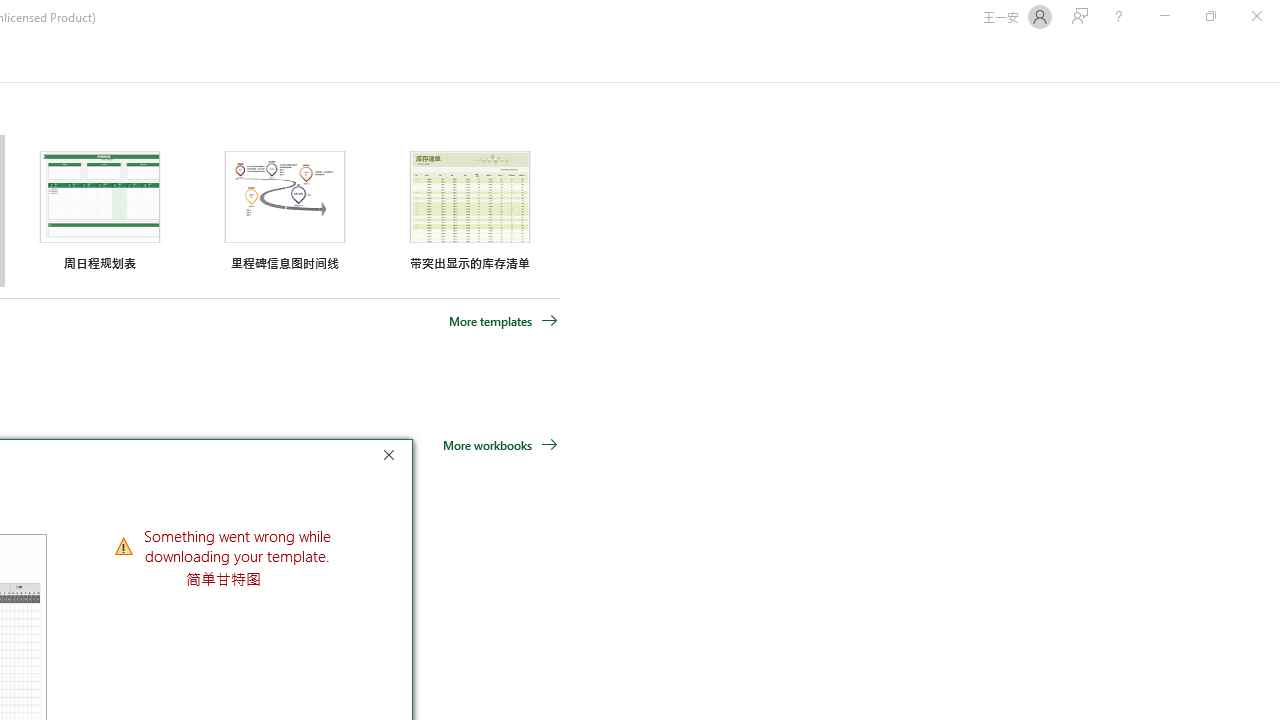 This screenshot has height=720, width=1280. I want to click on 'More templates', so click(503, 320).